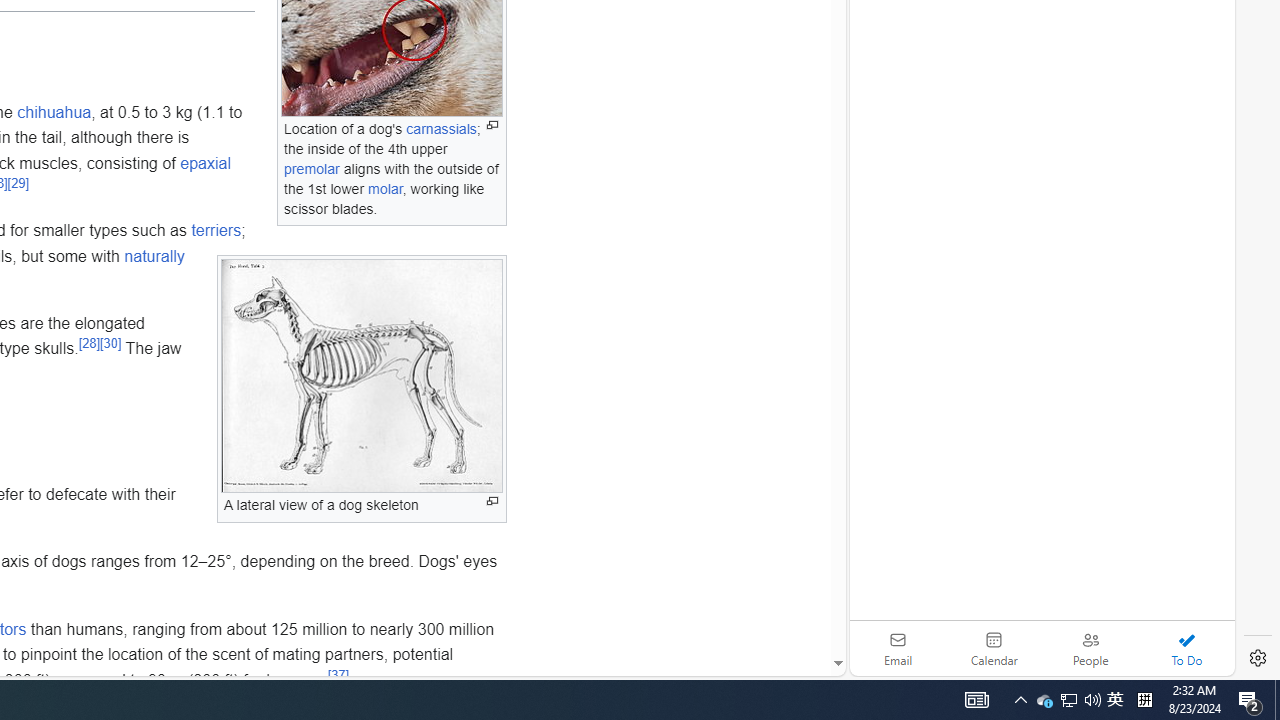  What do you see at coordinates (88, 342) in the screenshot?
I see `'[28]'` at bounding box center [88, 342].